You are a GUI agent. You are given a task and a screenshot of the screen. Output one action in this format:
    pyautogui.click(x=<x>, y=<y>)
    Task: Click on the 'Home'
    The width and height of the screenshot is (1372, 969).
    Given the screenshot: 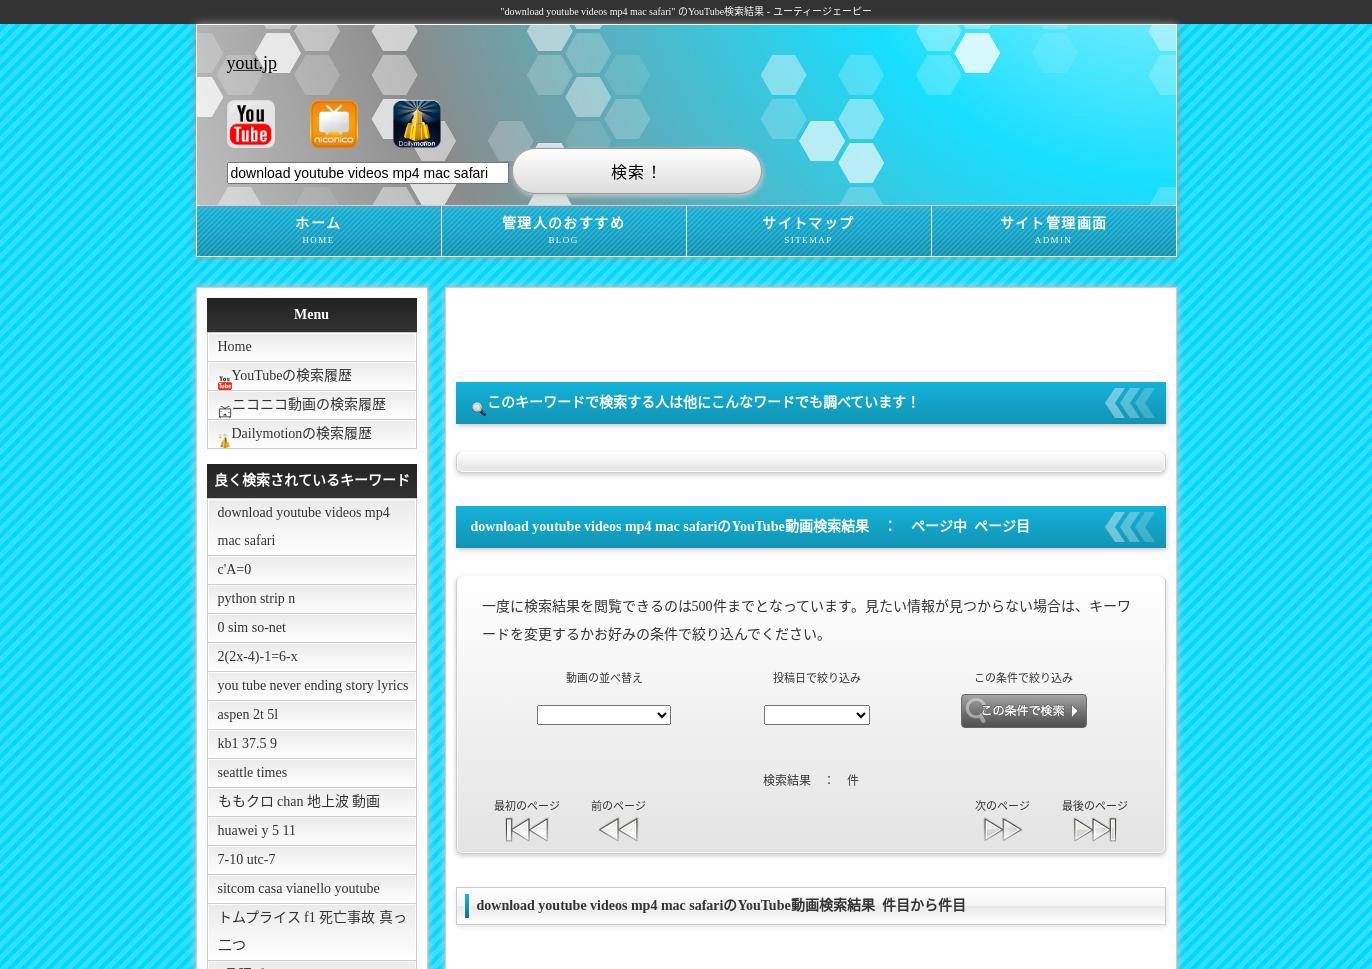 What is the action you would take?
    pyautogui.click(x=234, y=345)
    